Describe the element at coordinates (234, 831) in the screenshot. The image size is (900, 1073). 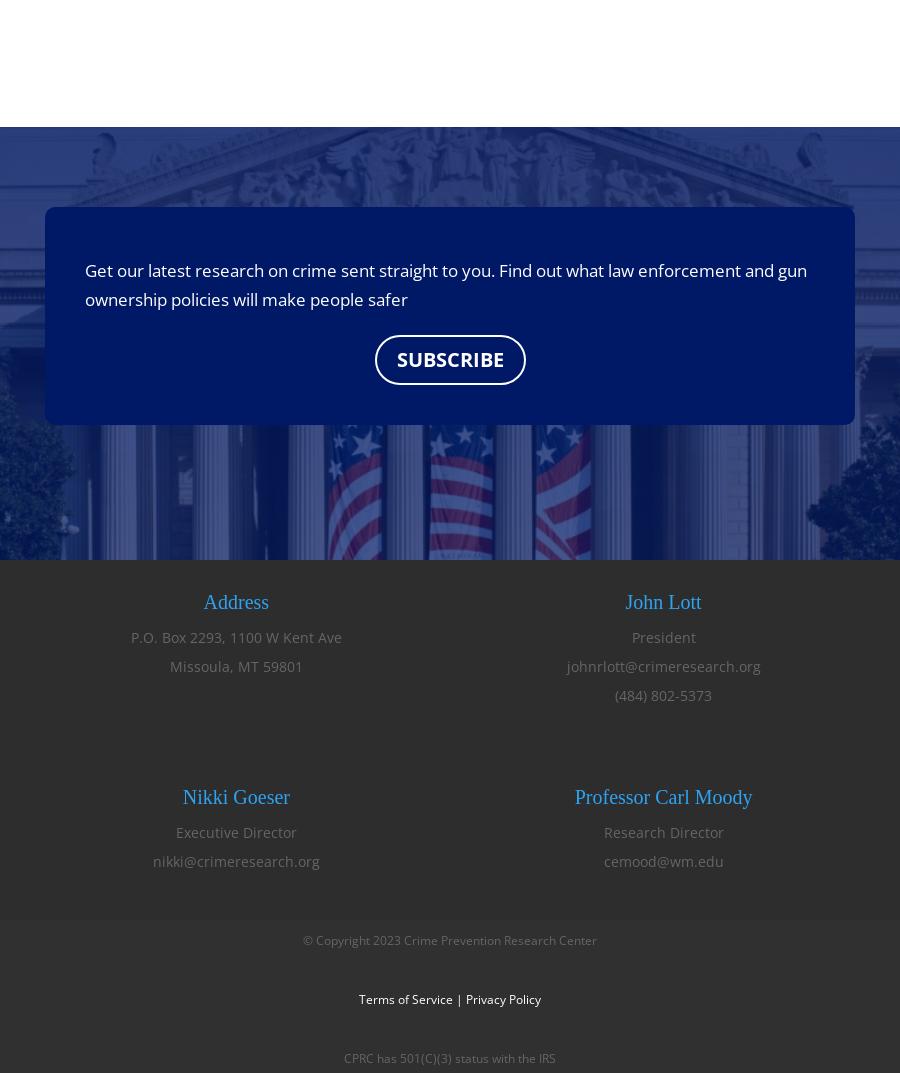
I see `'Executive Director'` at that location.